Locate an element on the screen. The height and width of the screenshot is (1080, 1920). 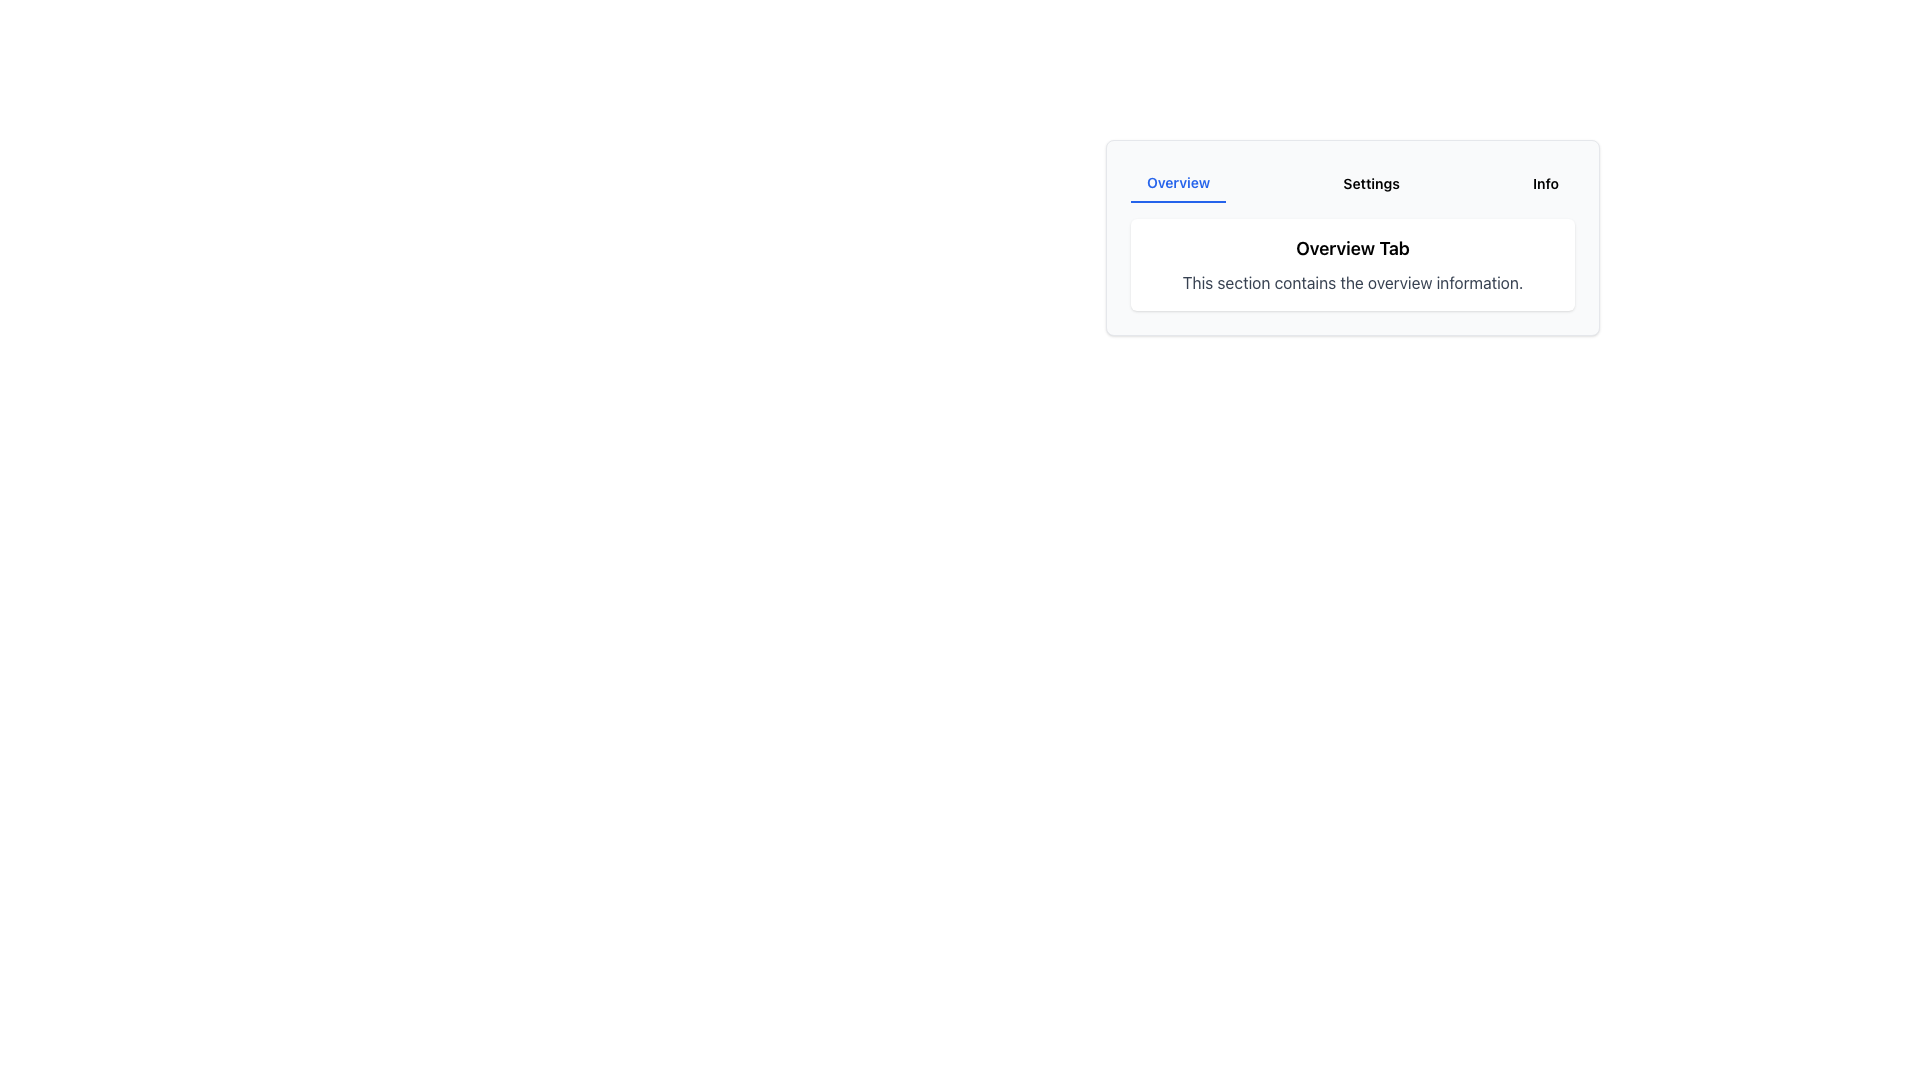
the 'Settings' tab, which is a button-like text element styled with padding, small bold text, located in the middle of three sibling elements in a horizontal navigation bar is located at coordinates (1370, 184).